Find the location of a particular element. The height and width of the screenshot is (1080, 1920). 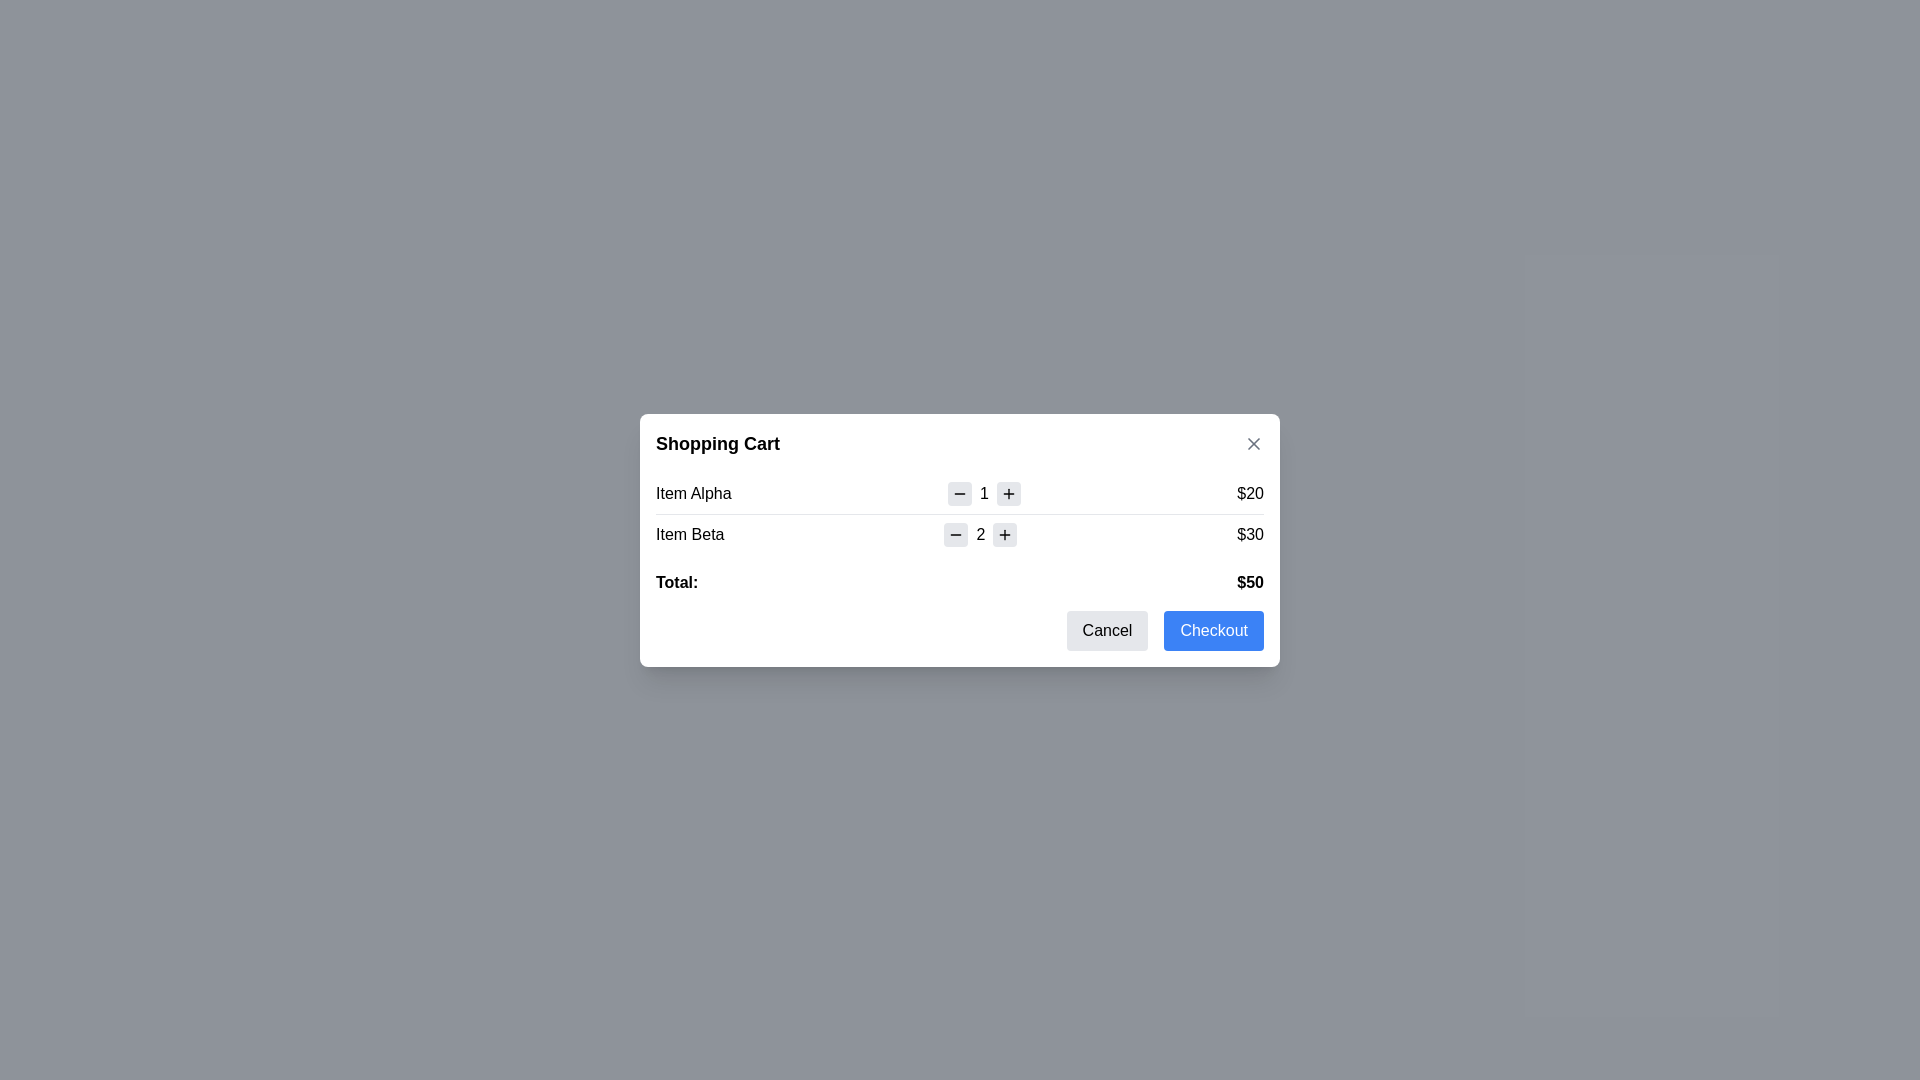

the numeral '1' displayed in bold typeface, which represents the current quantity of 'Item Alpha' between the decrement (-) and increment (+) buttons in the shopping cart interface is located at coordinates (984, 493).